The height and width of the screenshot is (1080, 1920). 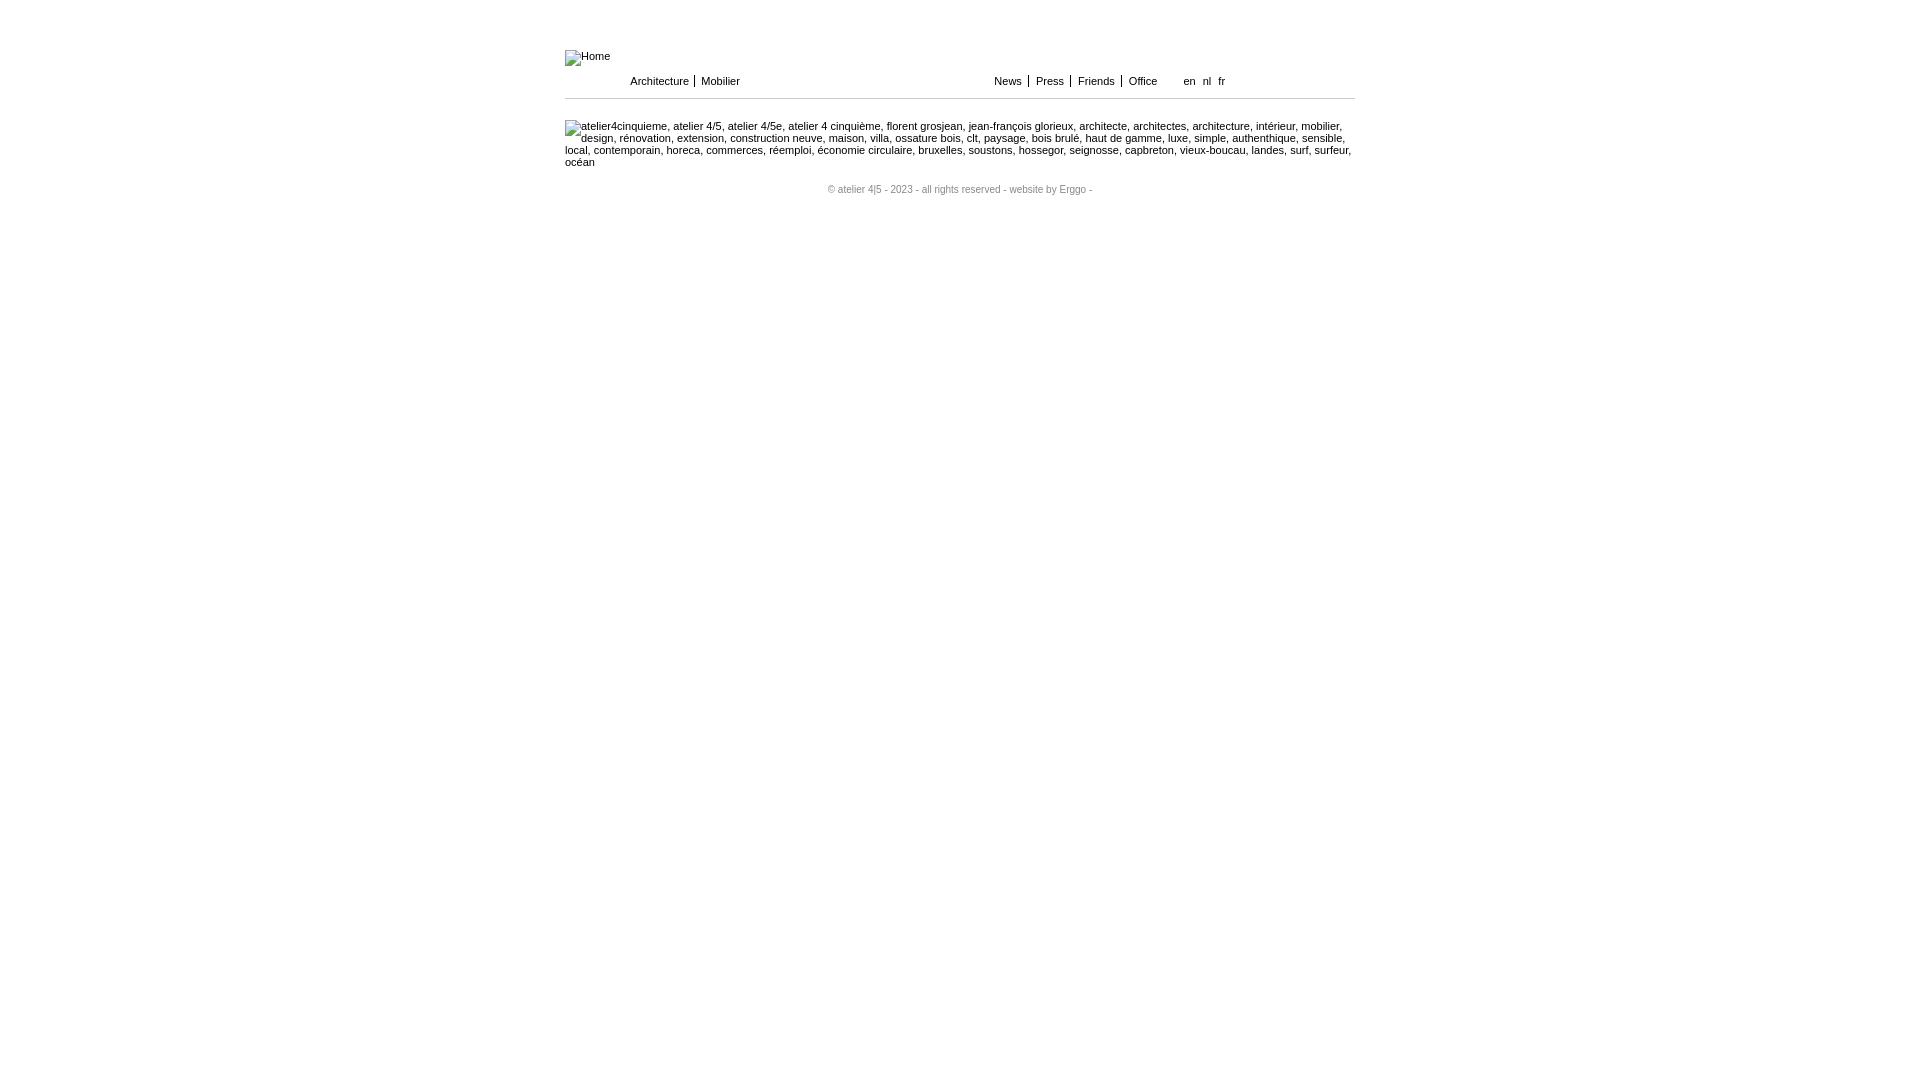 What do you see at coordinates (1180, 80) in the screenshot?
I see `'en'` at bounding box center [1180, 80].